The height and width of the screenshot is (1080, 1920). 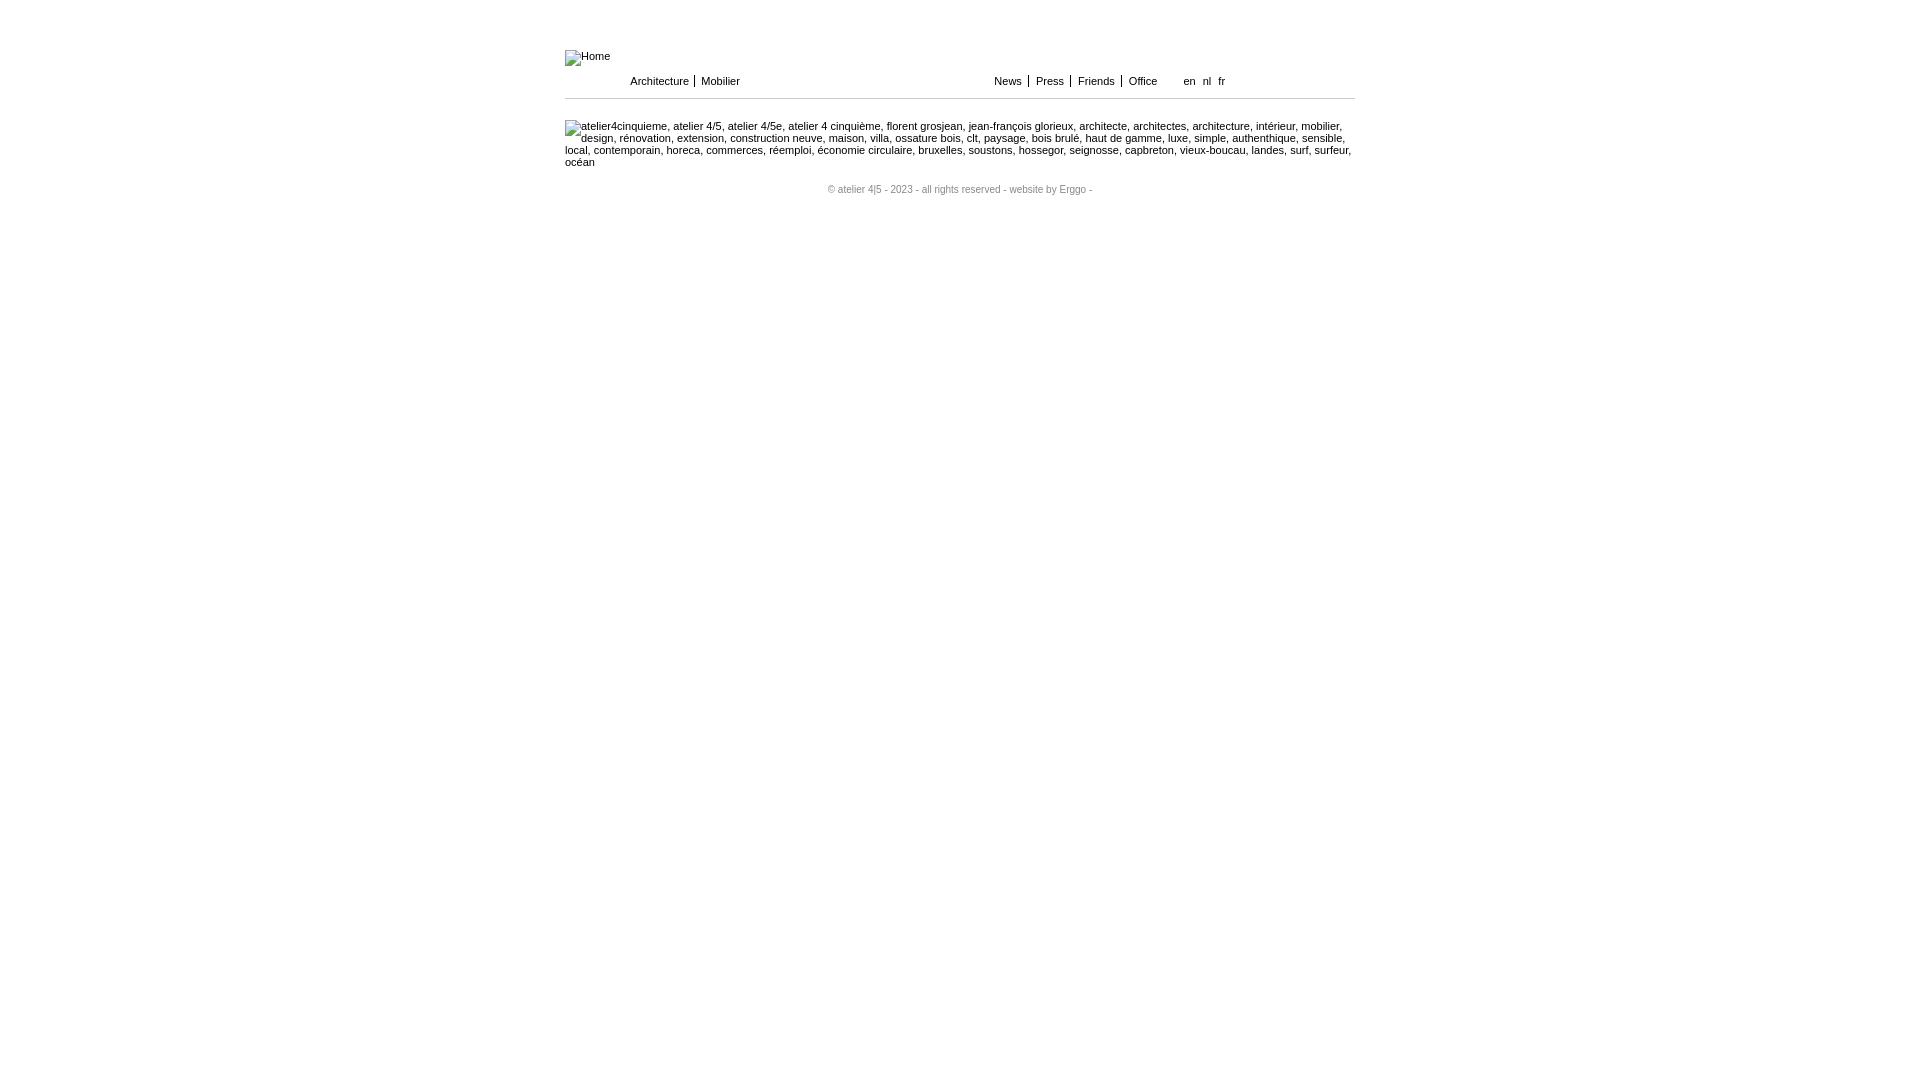 What do you see at coordinates (1180, 80) in the screenshot?
I see `'en'` at bounding box center [1180, 80].